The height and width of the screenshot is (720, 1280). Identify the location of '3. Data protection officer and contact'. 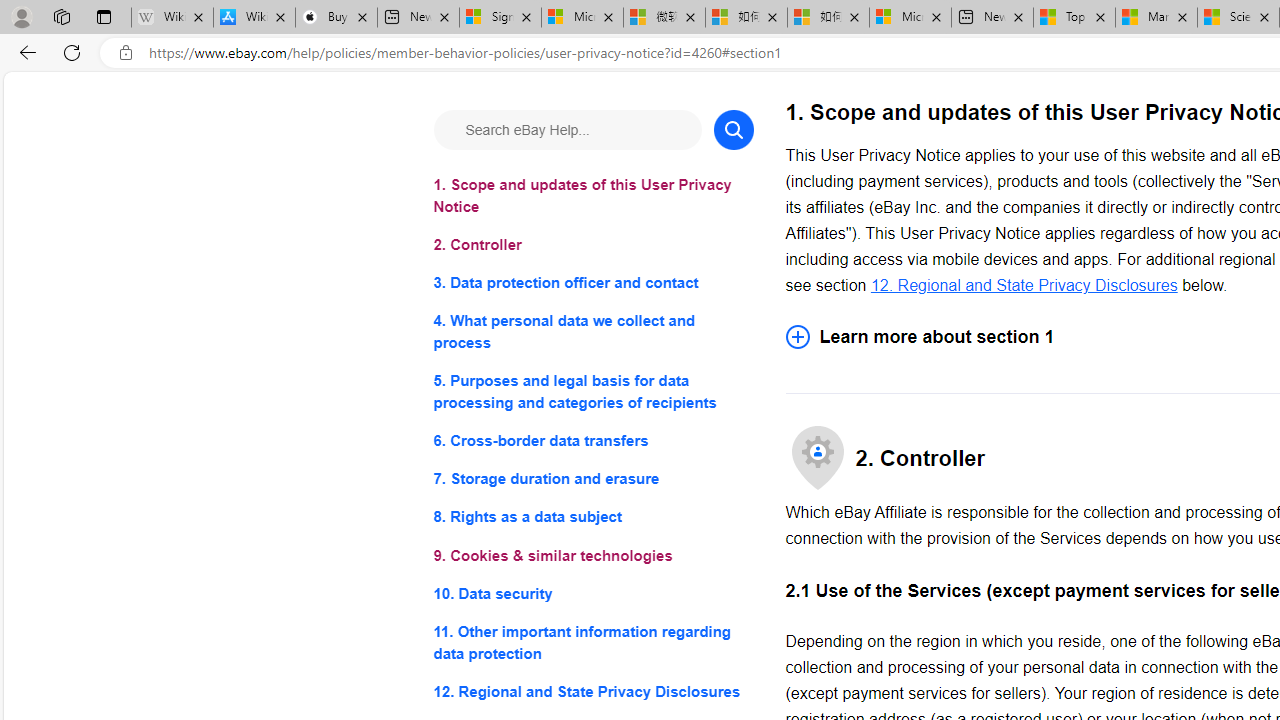
(592, 283).